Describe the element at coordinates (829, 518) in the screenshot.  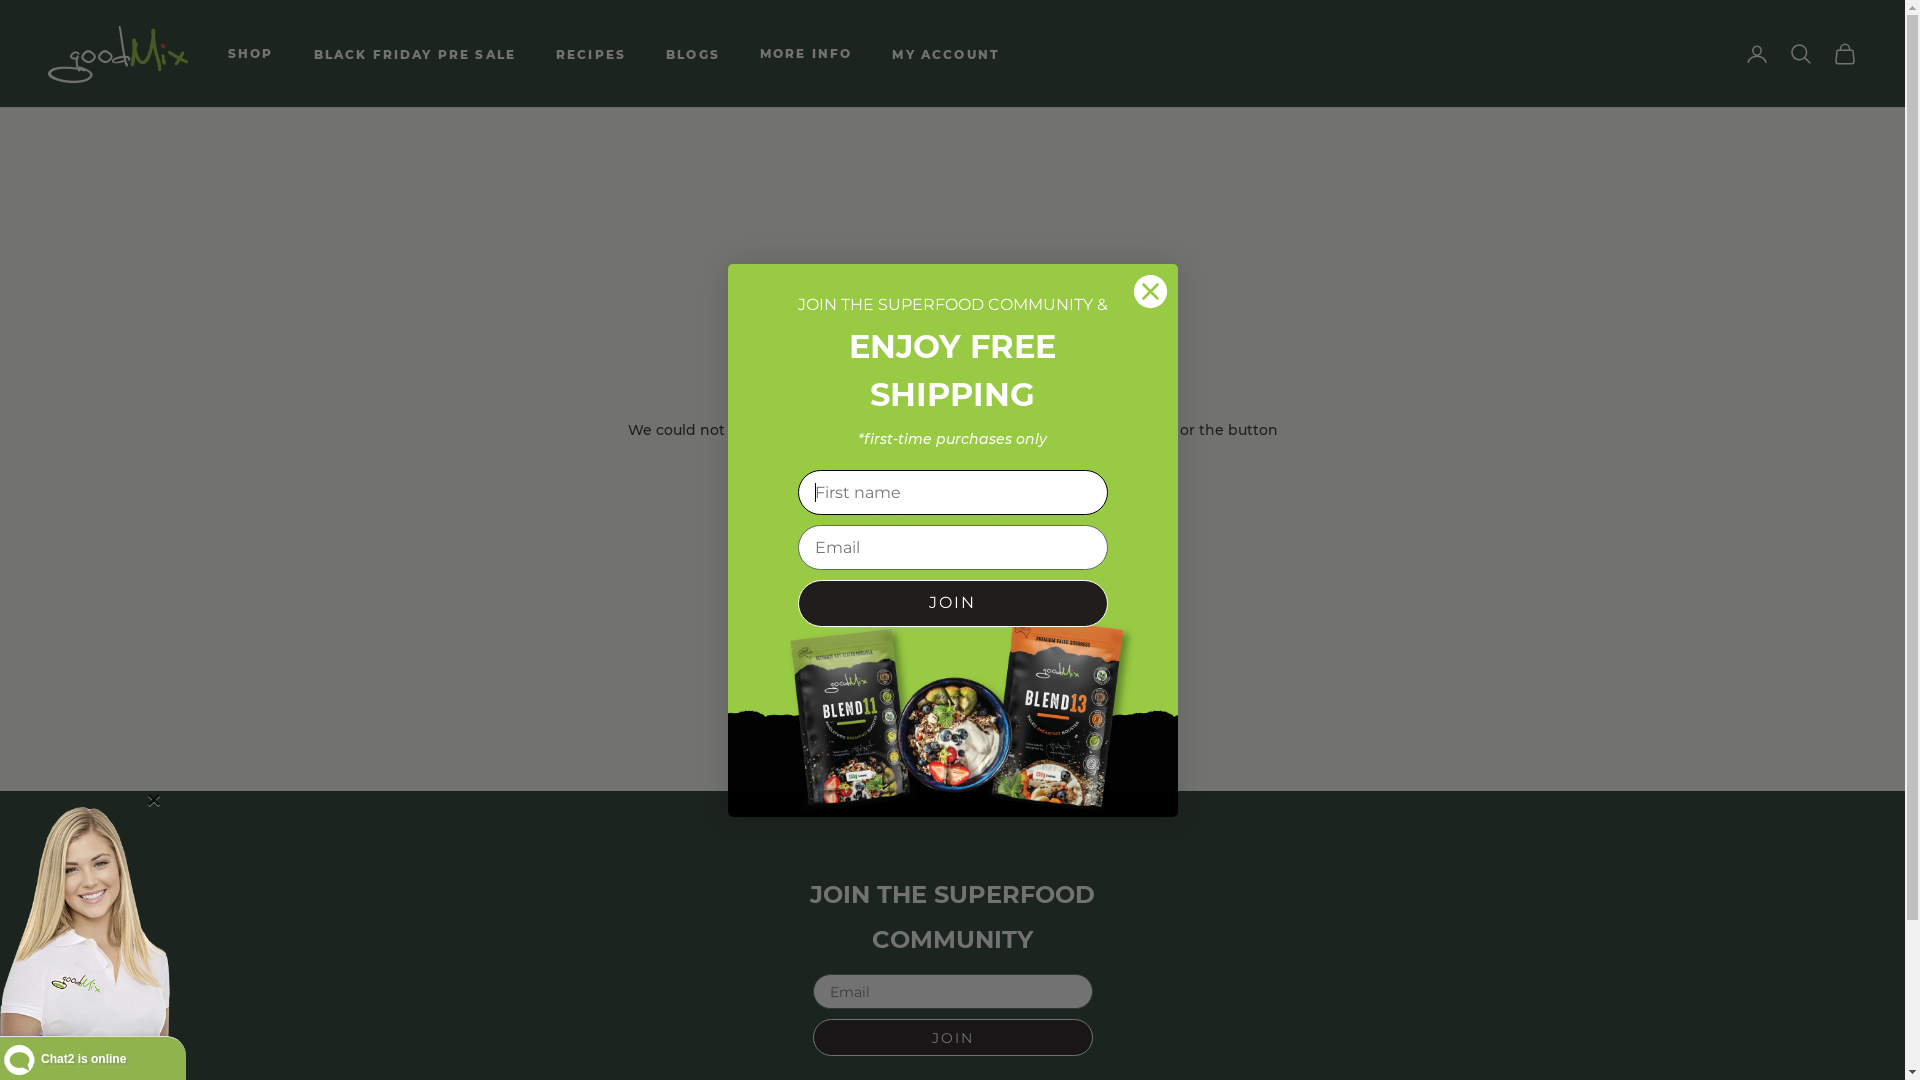
I see `'CONTINUE SHOPPING'` at that location.